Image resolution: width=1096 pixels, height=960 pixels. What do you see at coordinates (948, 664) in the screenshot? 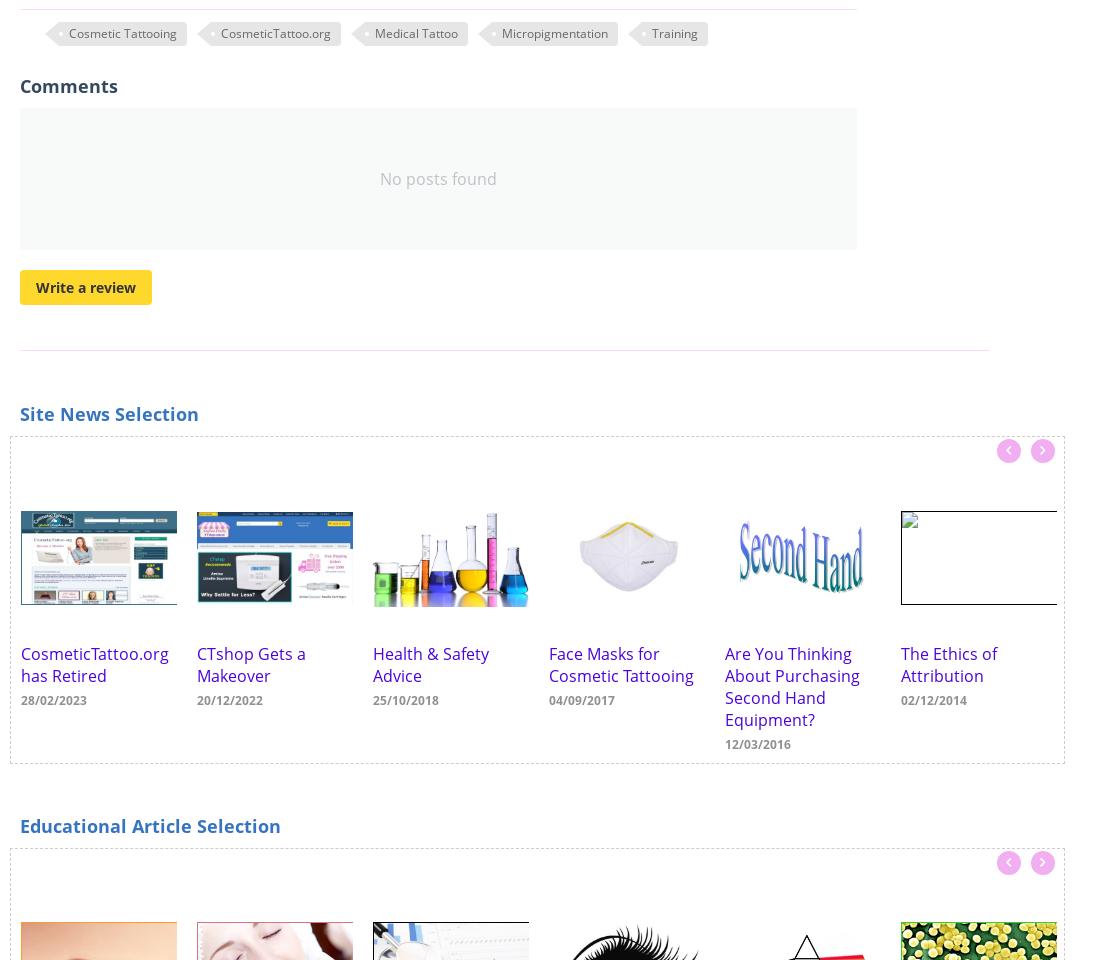
I see `'The Ethics of Attribution'` at bounding box center [948, 664].